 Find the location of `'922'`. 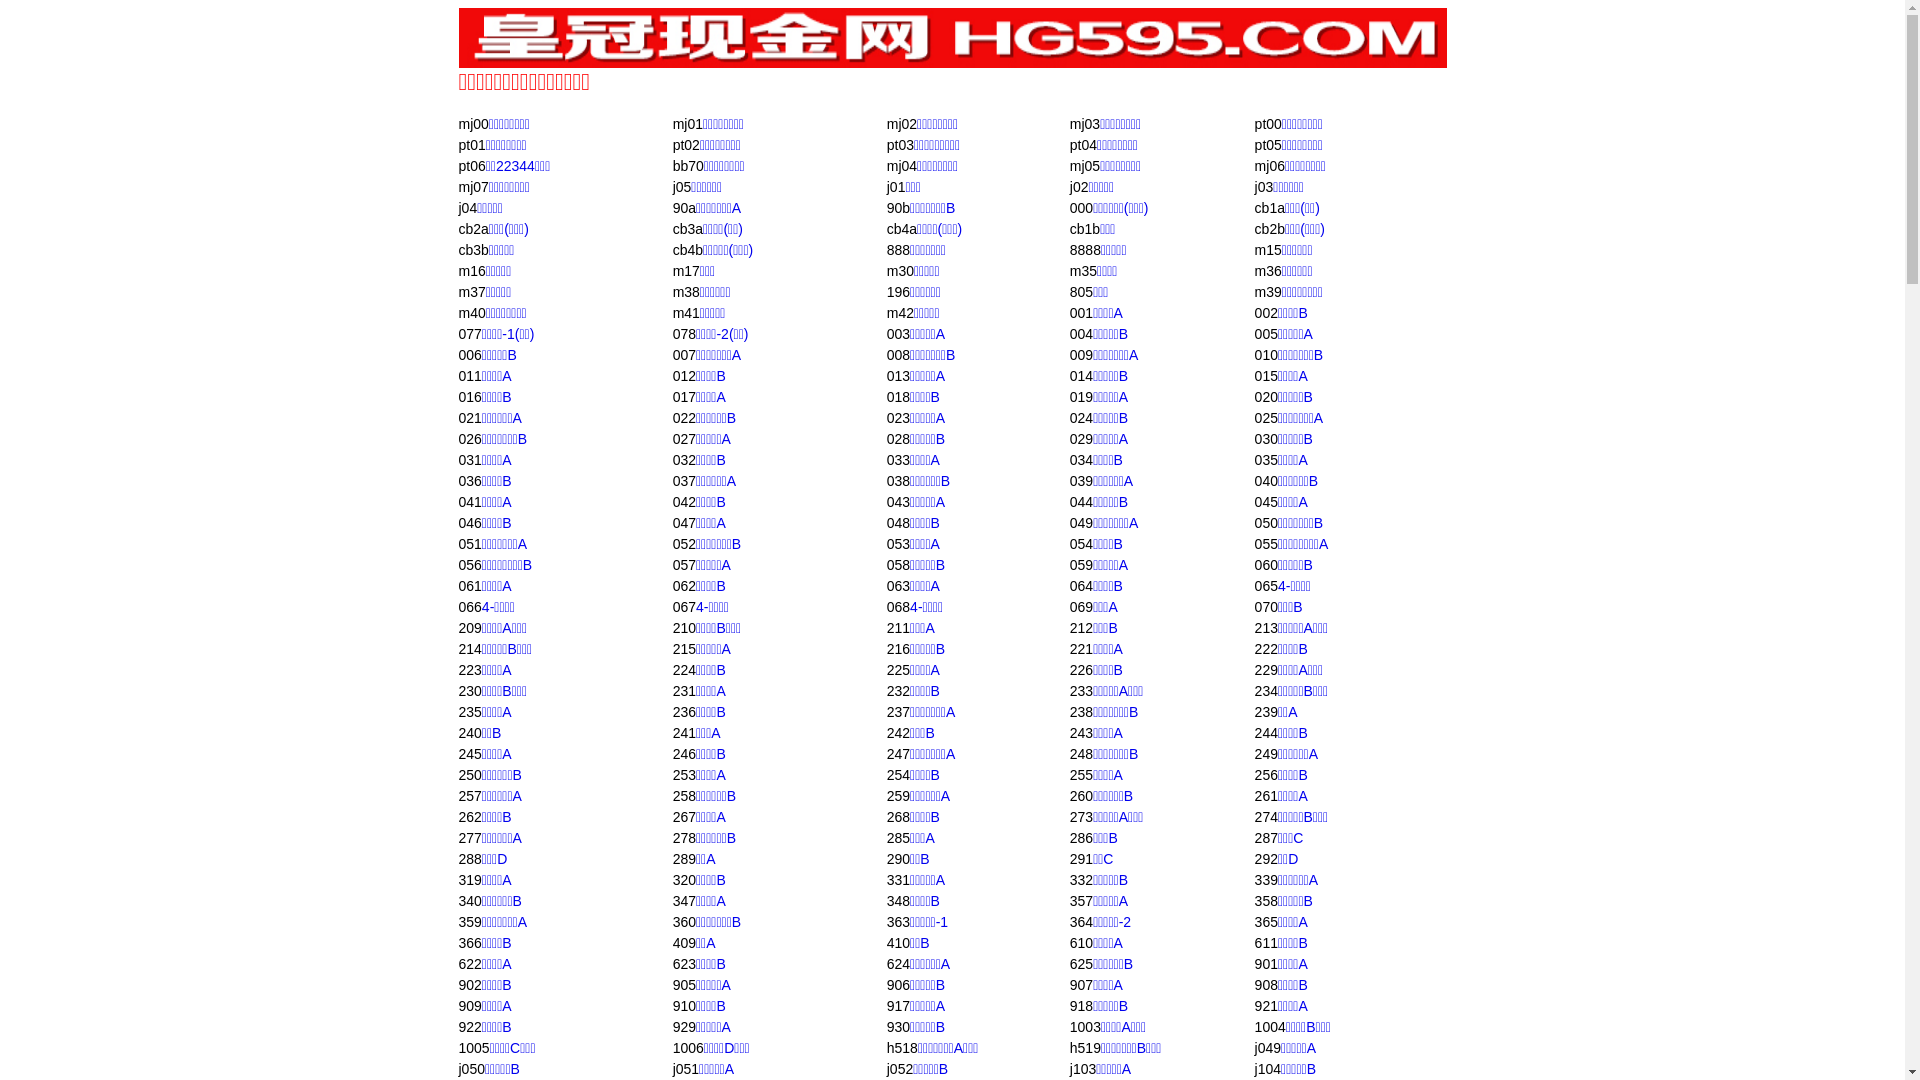

'922' is located at coordinates (468, 1026).